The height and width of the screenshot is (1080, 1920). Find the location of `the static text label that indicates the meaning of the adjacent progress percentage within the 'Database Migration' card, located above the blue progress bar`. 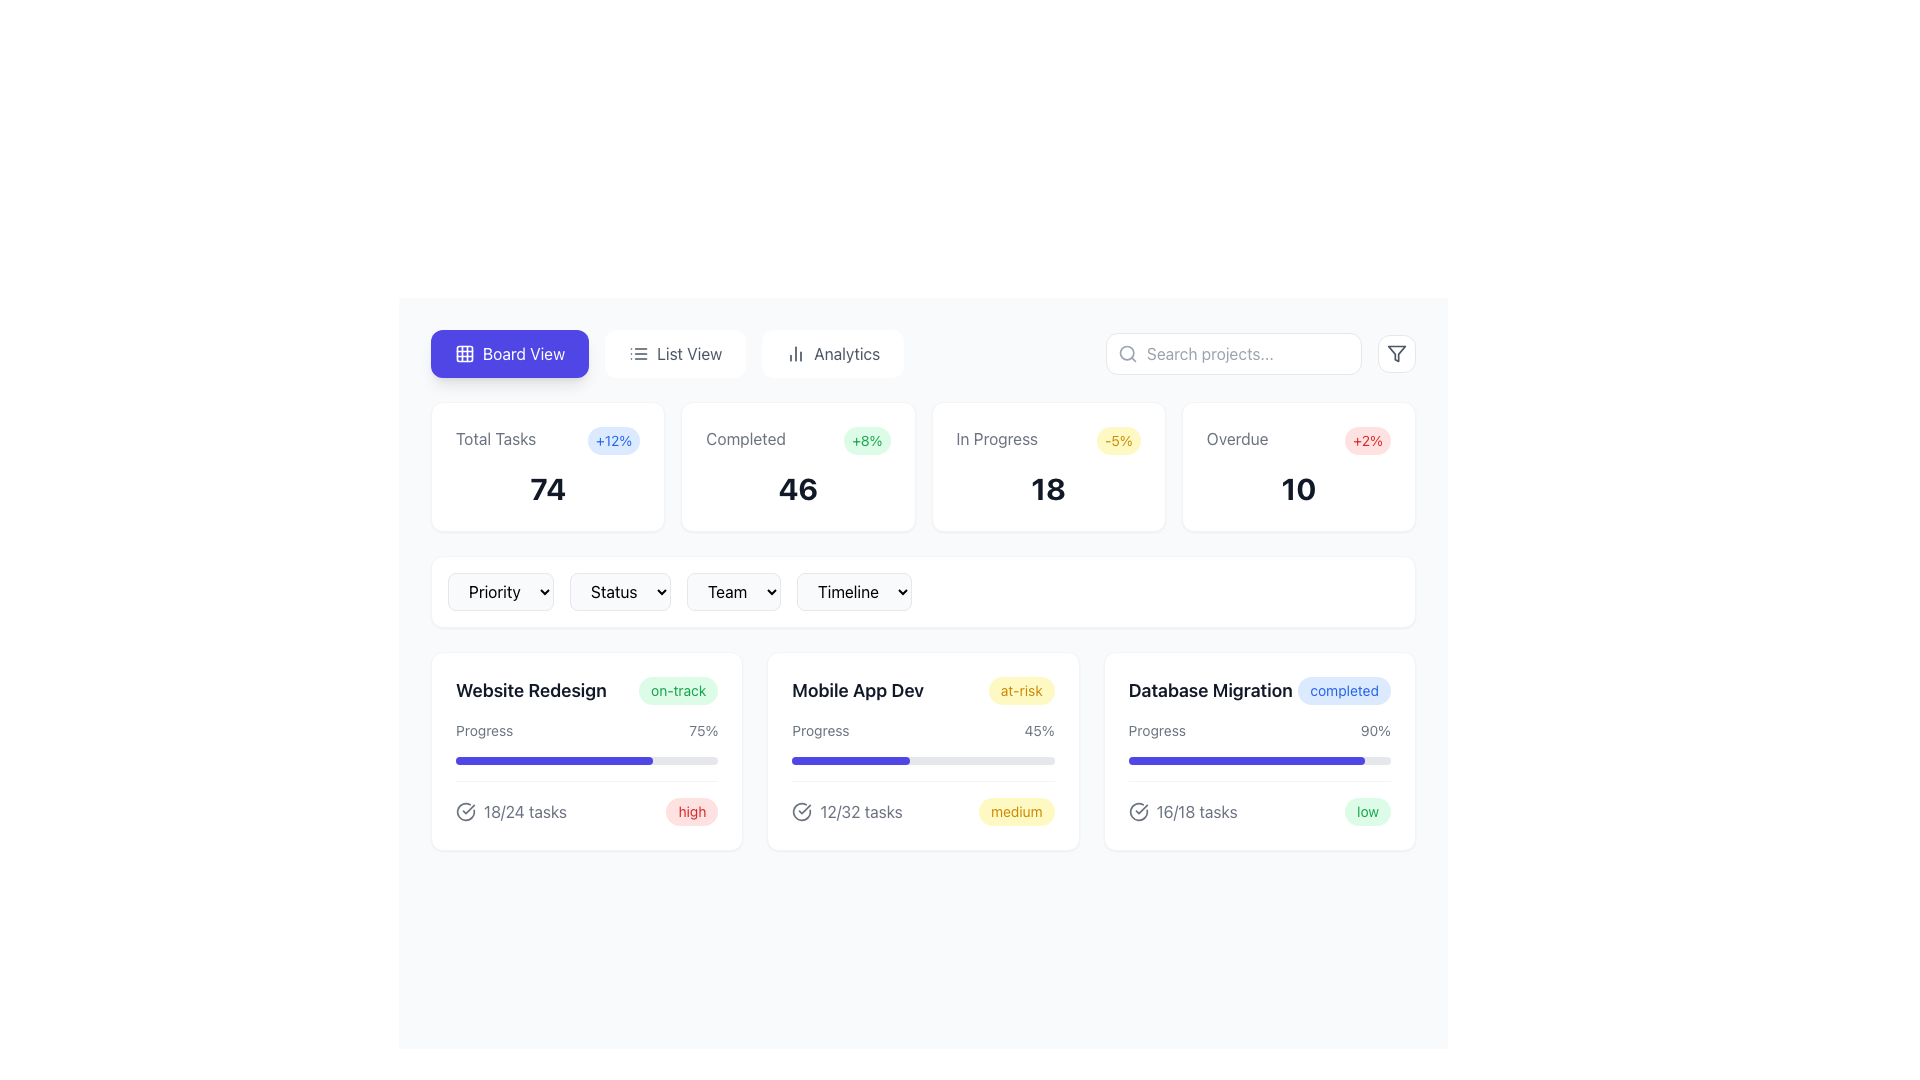

the static text label that indicates the meaning of the adjacent progress percentage within the 'Database Migration' card, located above the blue progress bar is located at coordinates (1157, 731).